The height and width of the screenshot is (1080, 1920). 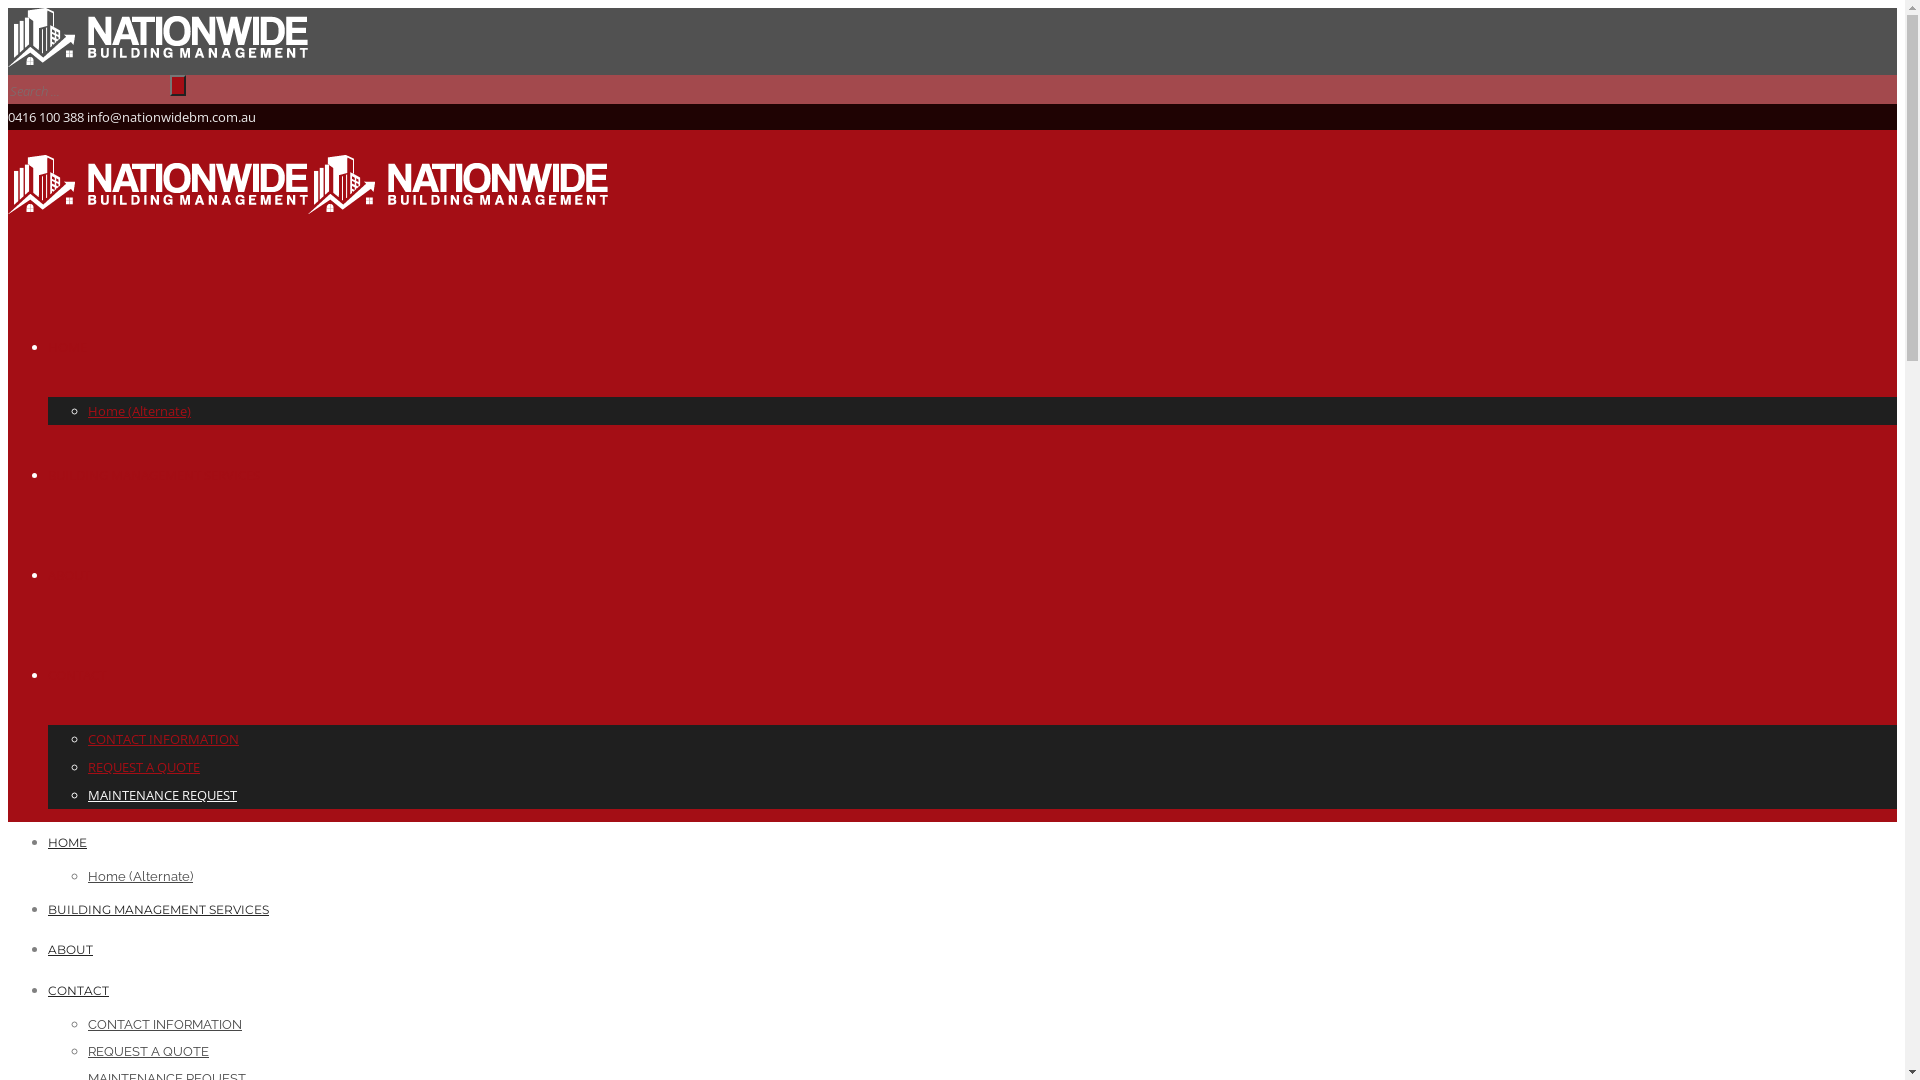 What do you see at coordinates (157, 909) in the screenshot?
I see `'BUILDING MANAGEMENT SERVICES'` at bounding box center [157, 909].